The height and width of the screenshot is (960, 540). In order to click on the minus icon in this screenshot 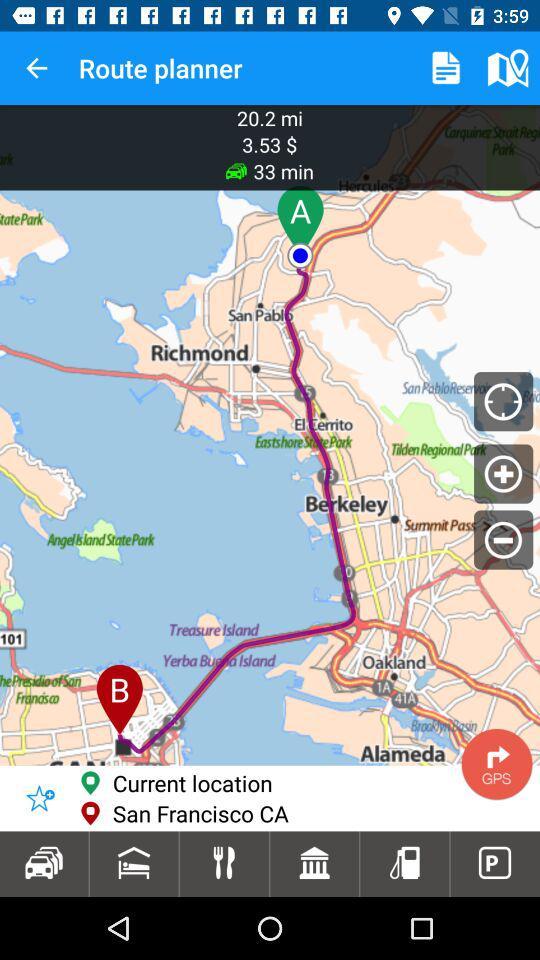, I will do `click(502, 538)`.